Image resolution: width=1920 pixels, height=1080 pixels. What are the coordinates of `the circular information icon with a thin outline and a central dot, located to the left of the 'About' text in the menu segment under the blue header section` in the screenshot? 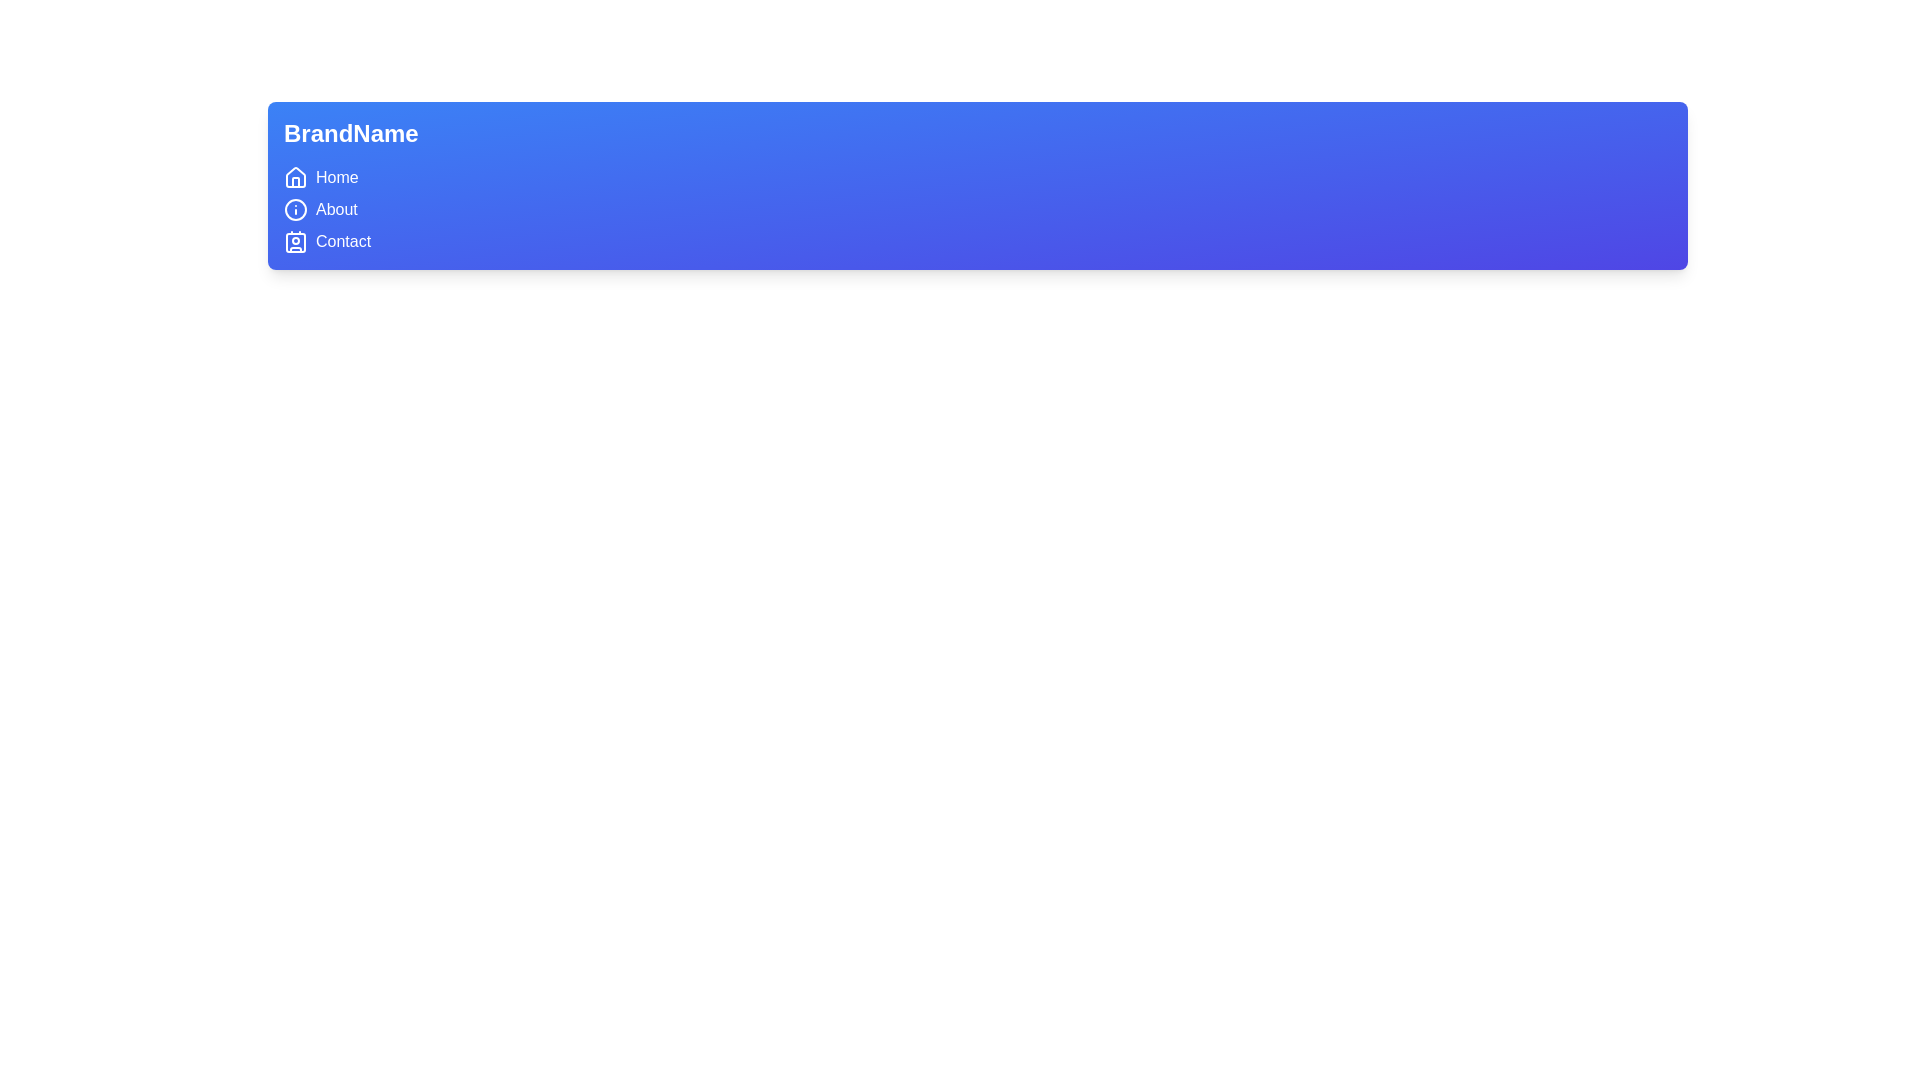 It's located at (295, 209).